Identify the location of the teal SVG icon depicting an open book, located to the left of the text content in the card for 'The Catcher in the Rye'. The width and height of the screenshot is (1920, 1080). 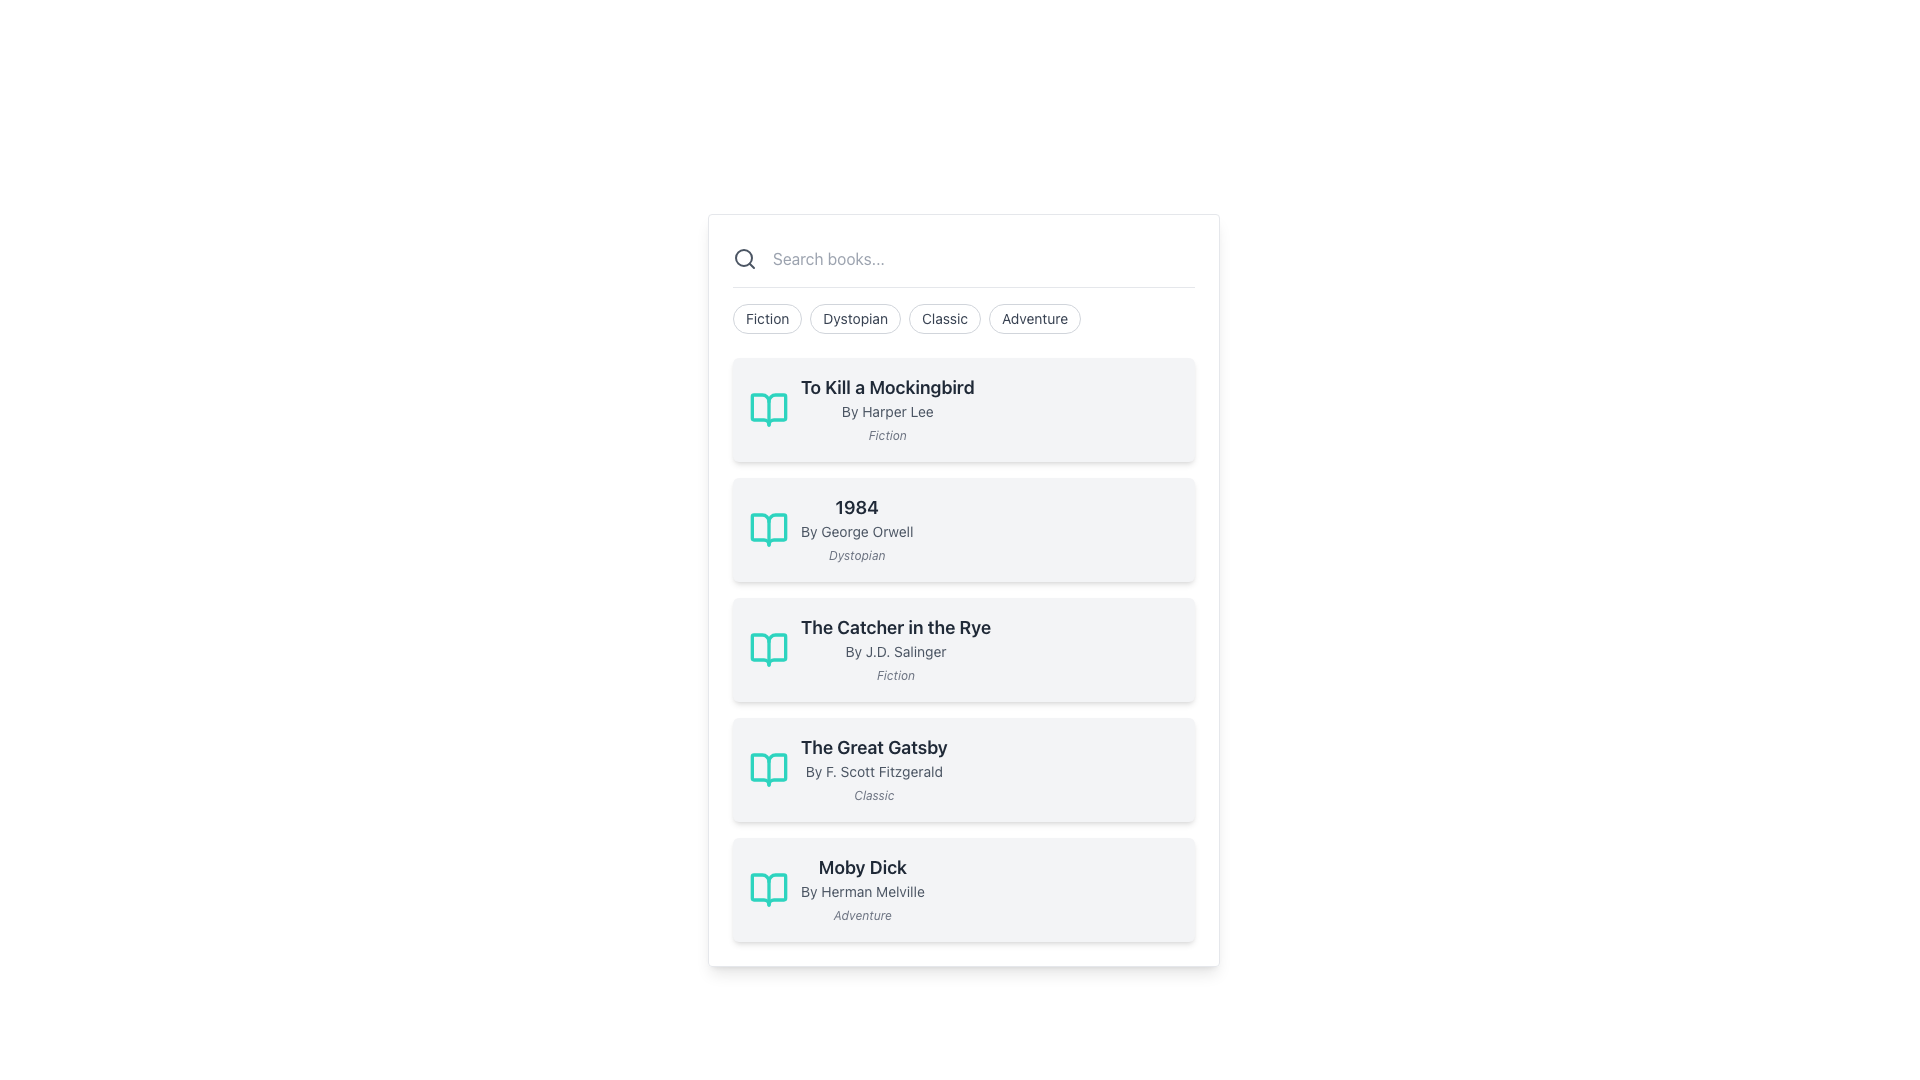
(767, 650).